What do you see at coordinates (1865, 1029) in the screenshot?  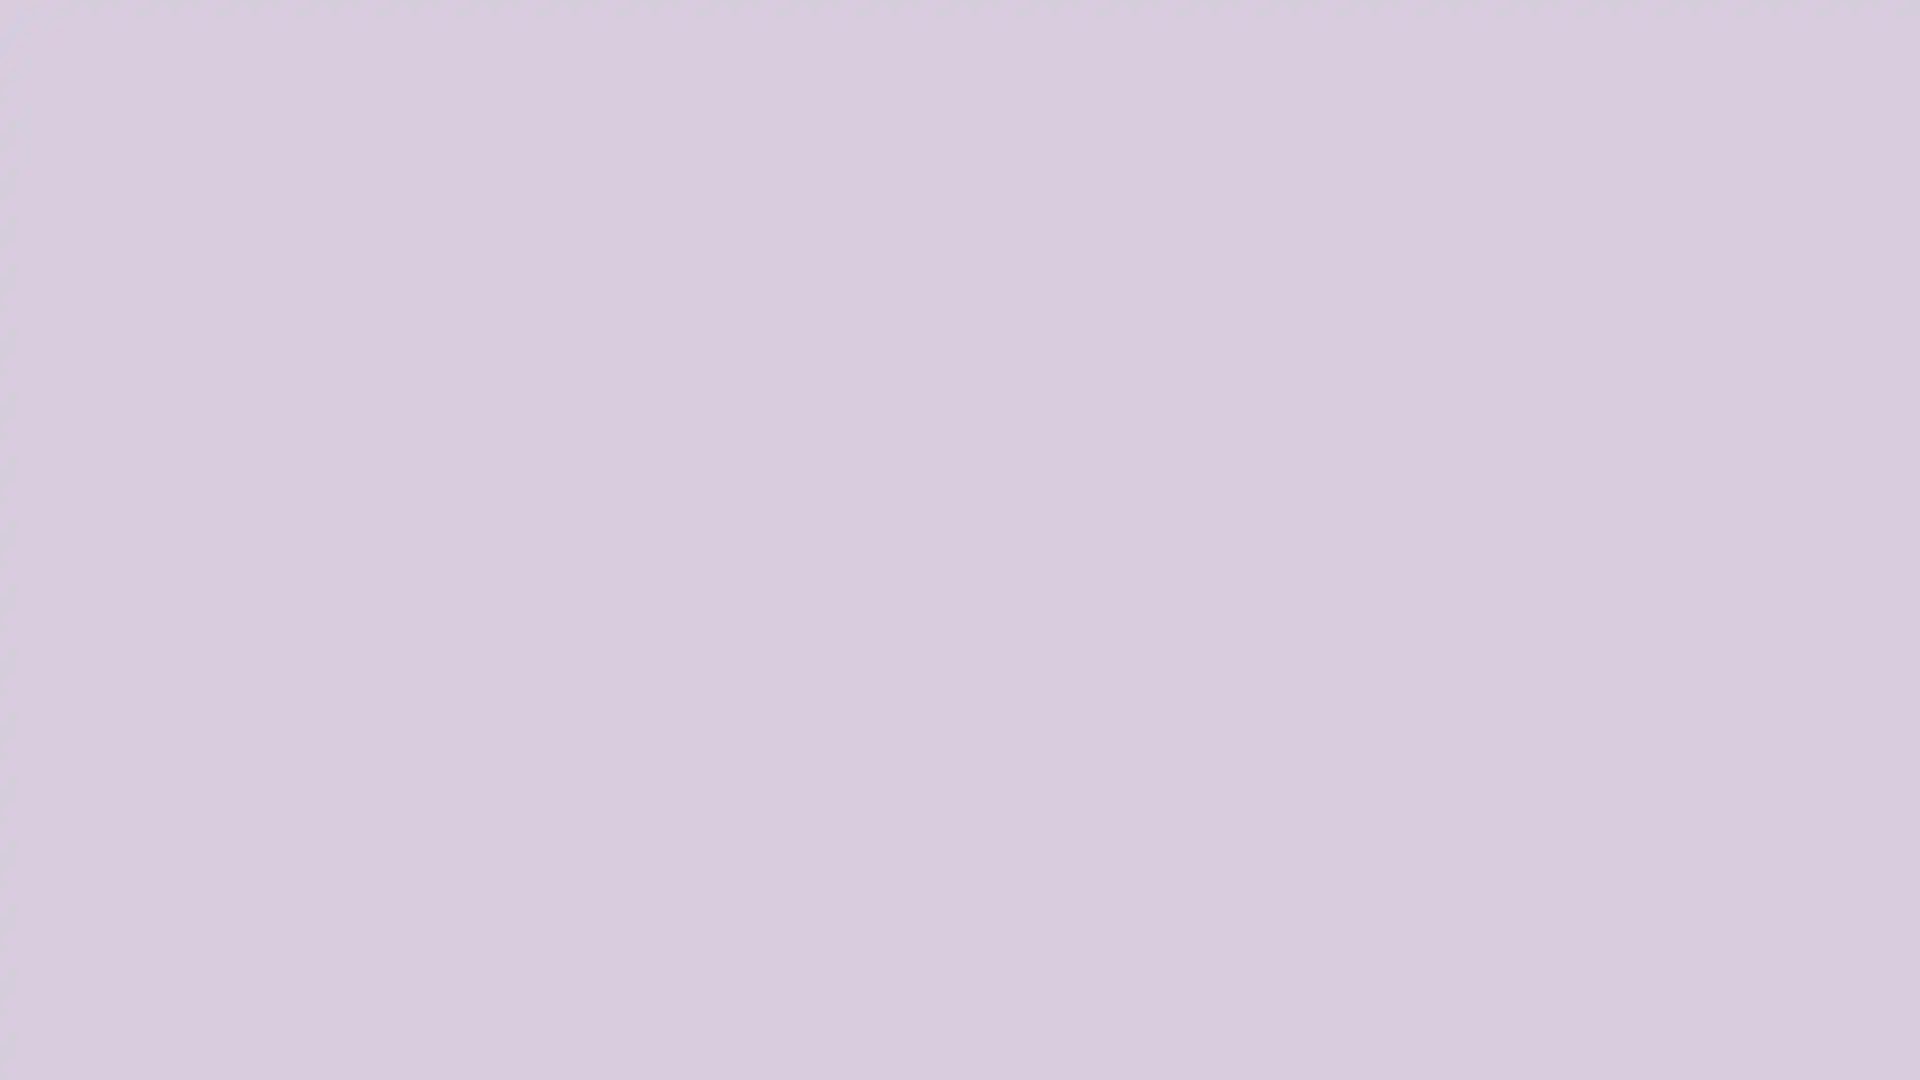 I see `Export to PDF` at bounding box center [1865, 1029].